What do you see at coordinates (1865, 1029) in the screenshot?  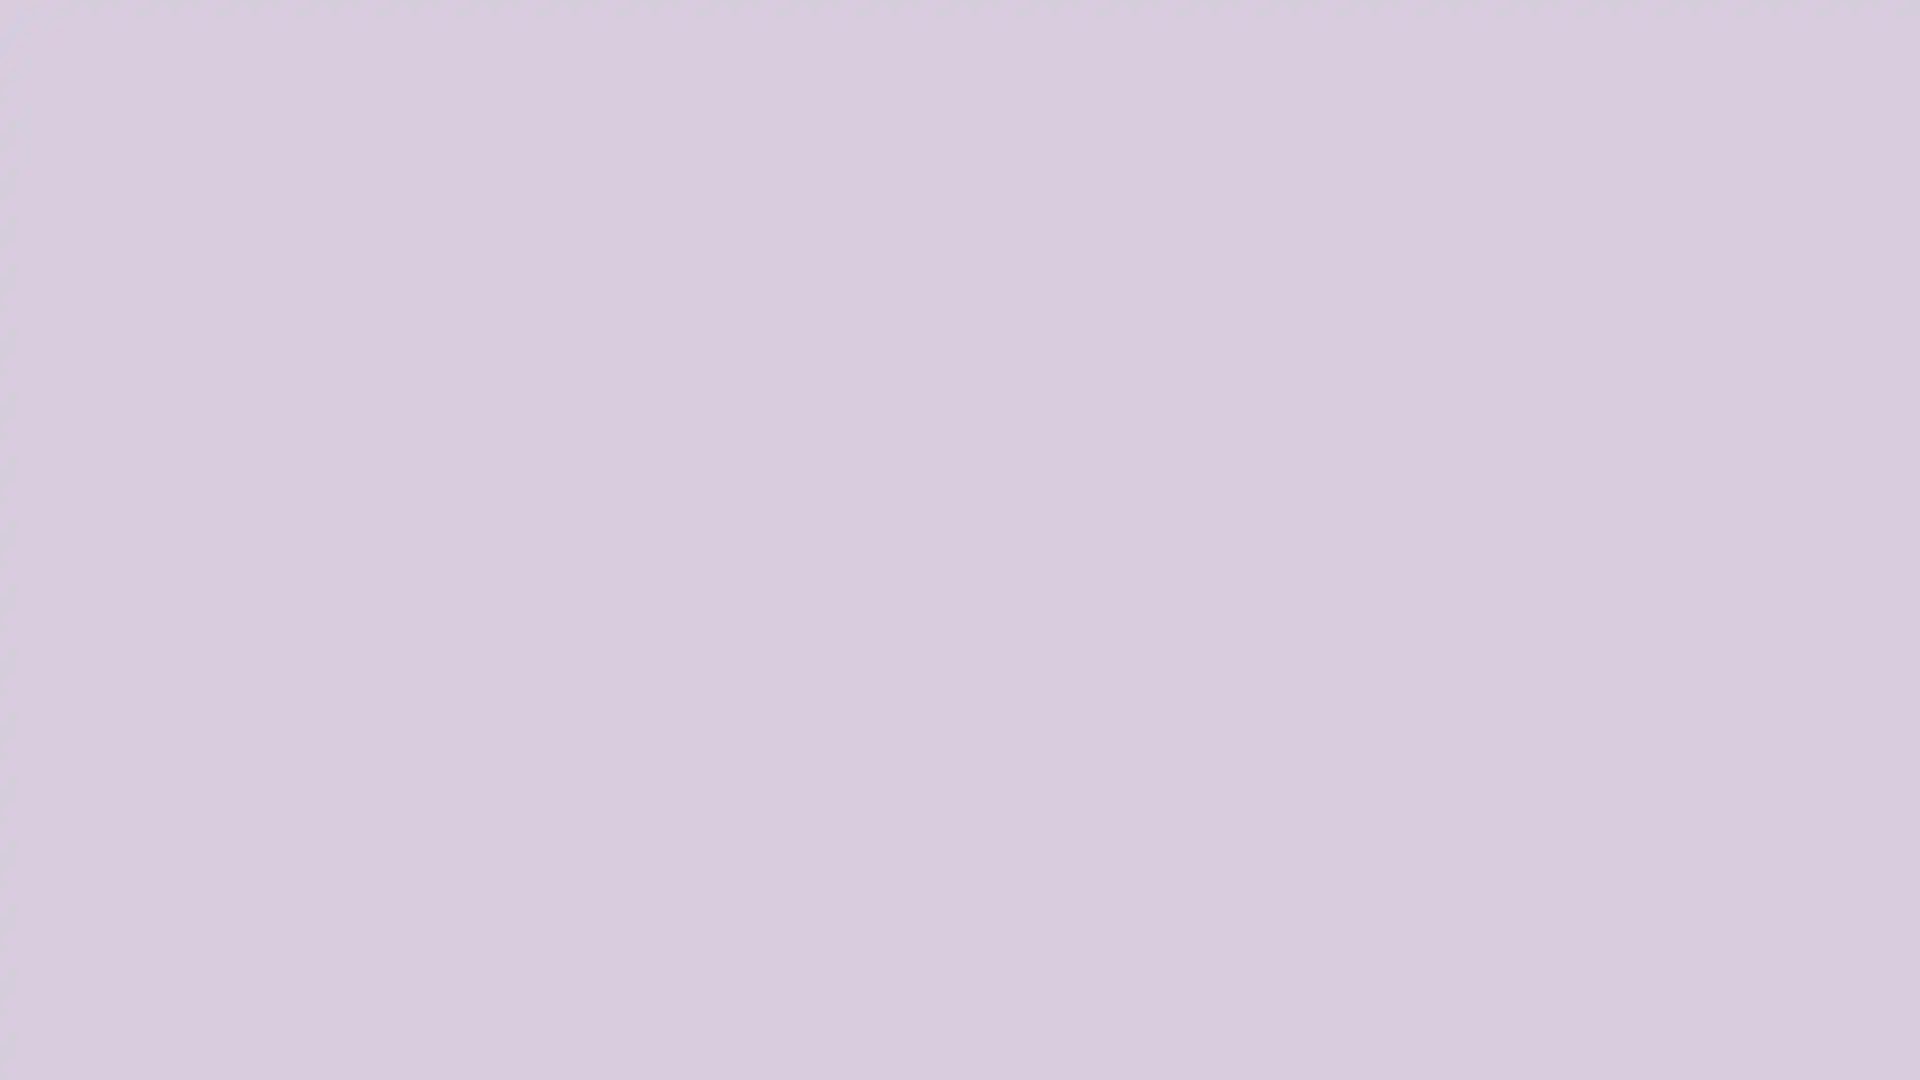 I see `Export to PDF` at bounding box center [1865, 1029].